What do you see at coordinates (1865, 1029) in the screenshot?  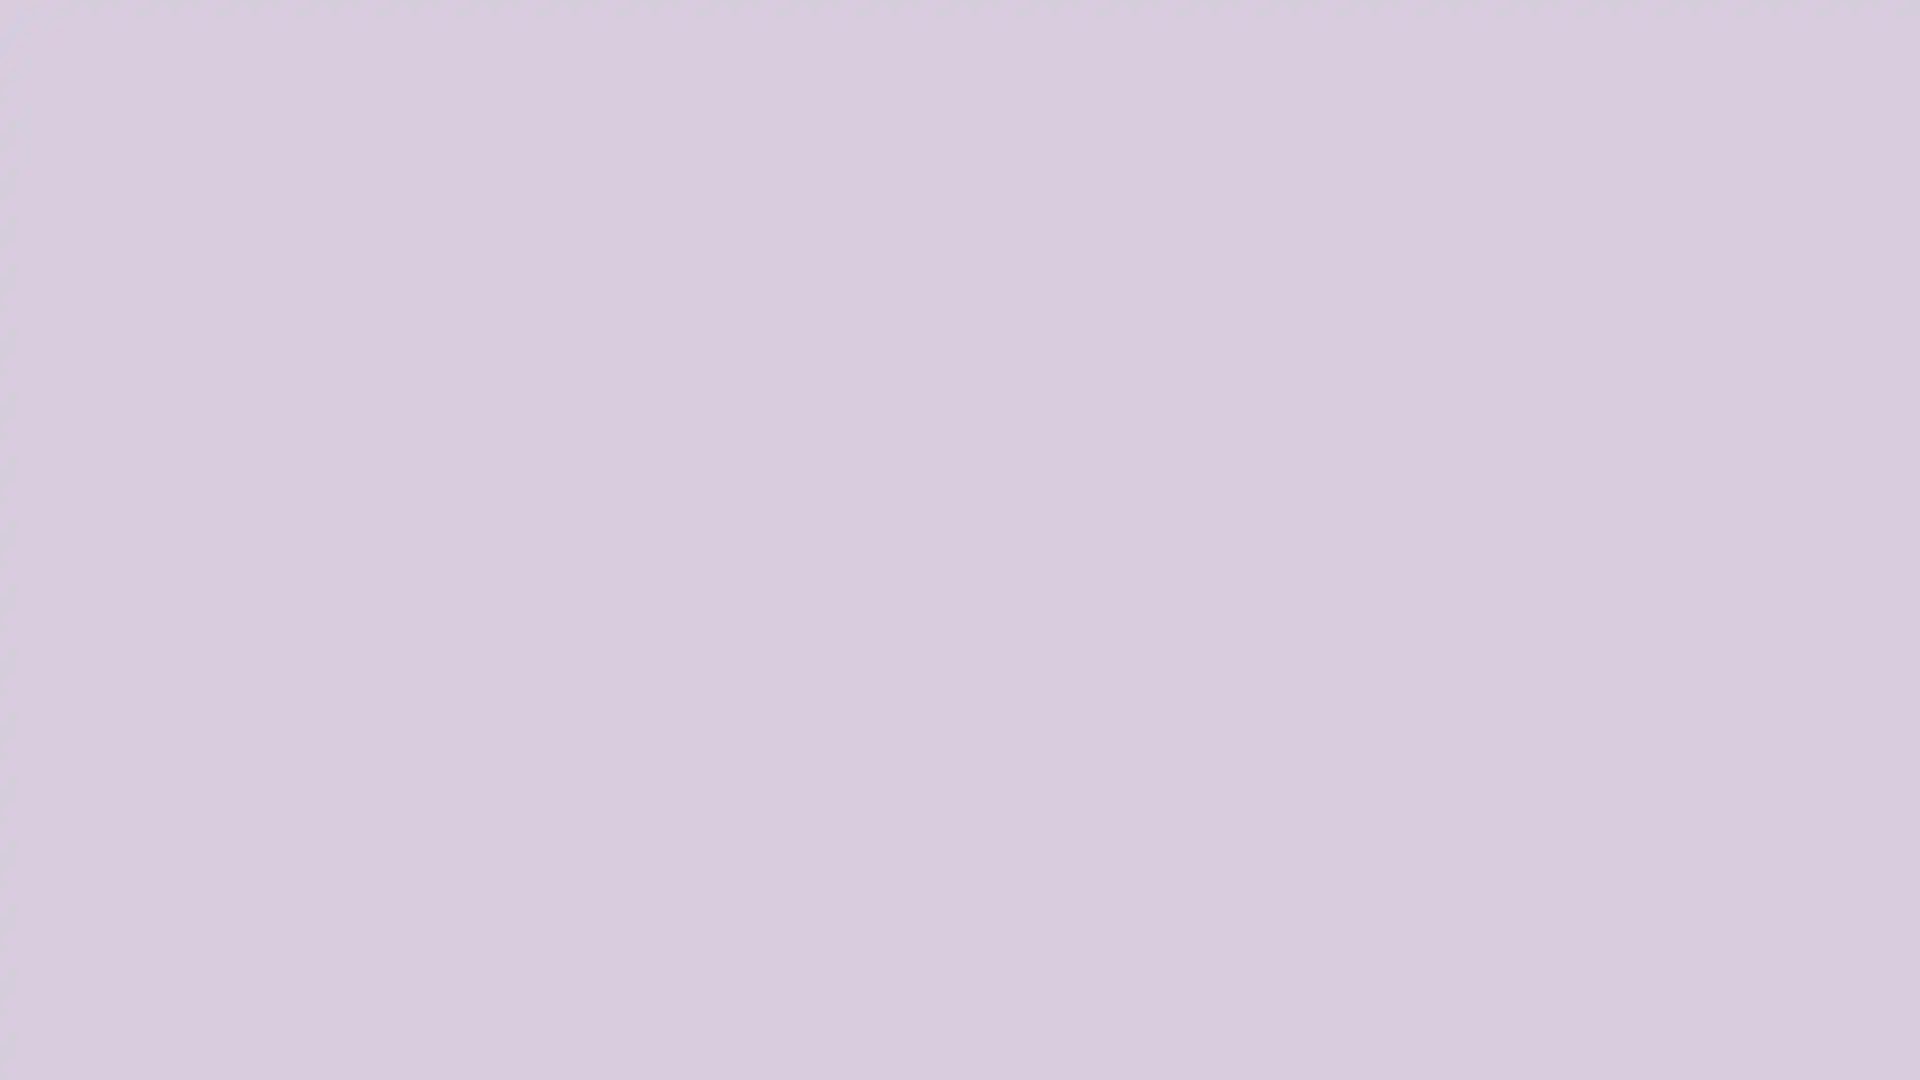 I see `Export to PDF` at bounding box center [1865, 1029].